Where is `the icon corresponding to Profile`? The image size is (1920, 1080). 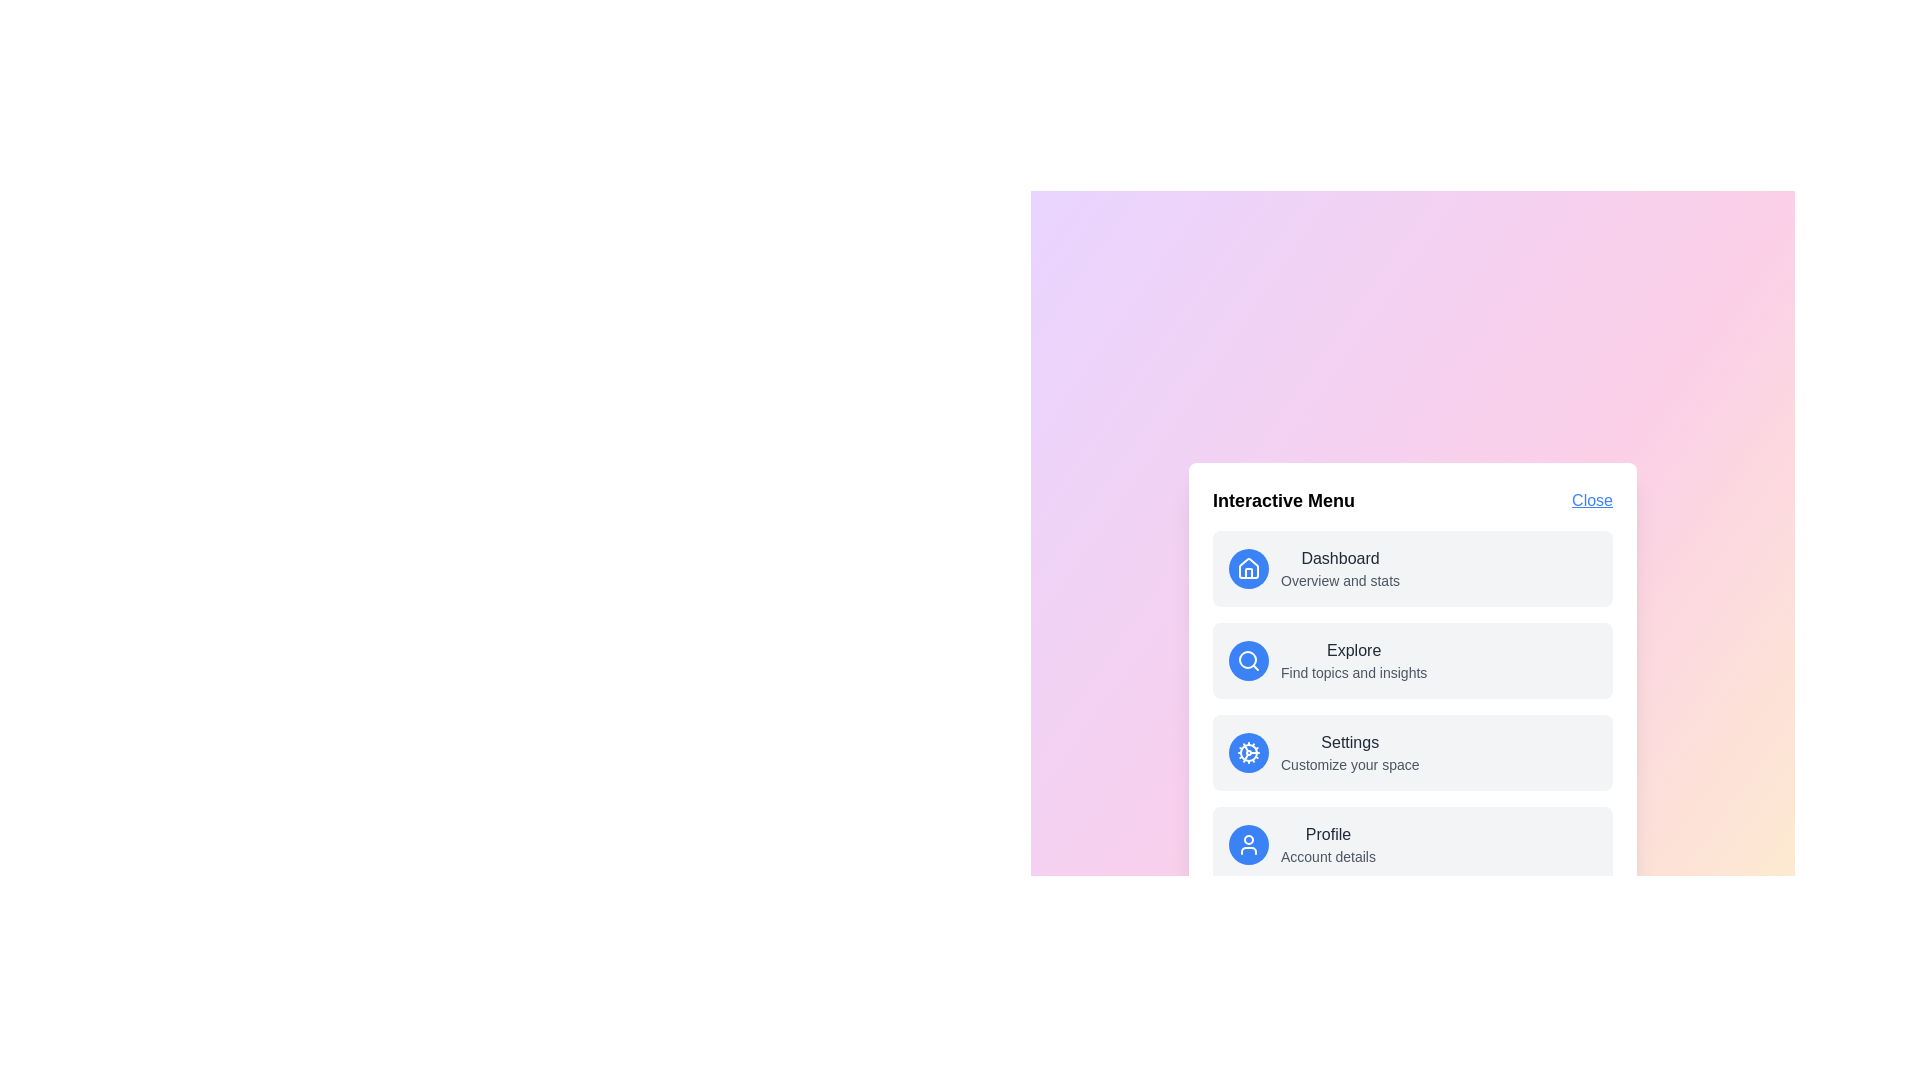 the icon corresponding to Profile is located at coordinates (1247, 844).